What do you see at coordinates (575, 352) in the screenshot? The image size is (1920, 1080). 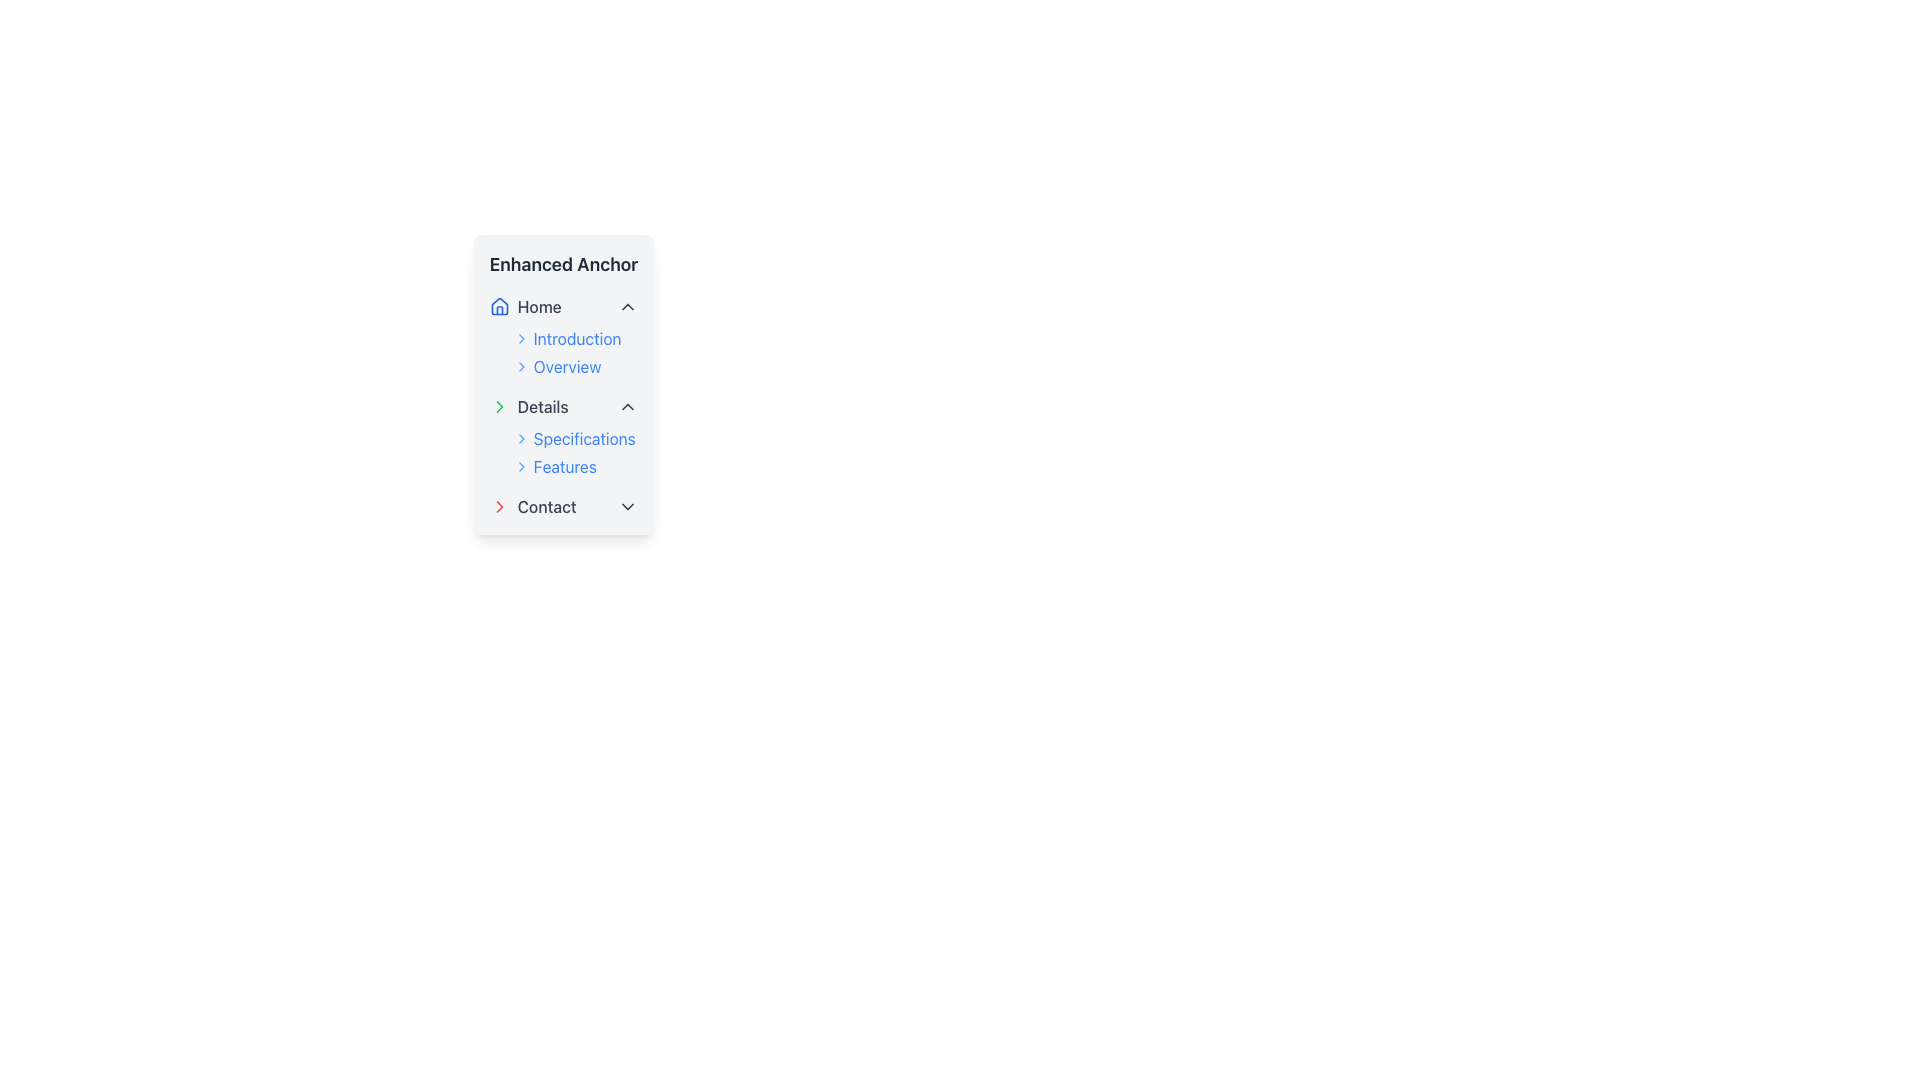 I see `the 'Introduction' navigation menu item located under the 'Home' section` at bounding box center [575, 352].